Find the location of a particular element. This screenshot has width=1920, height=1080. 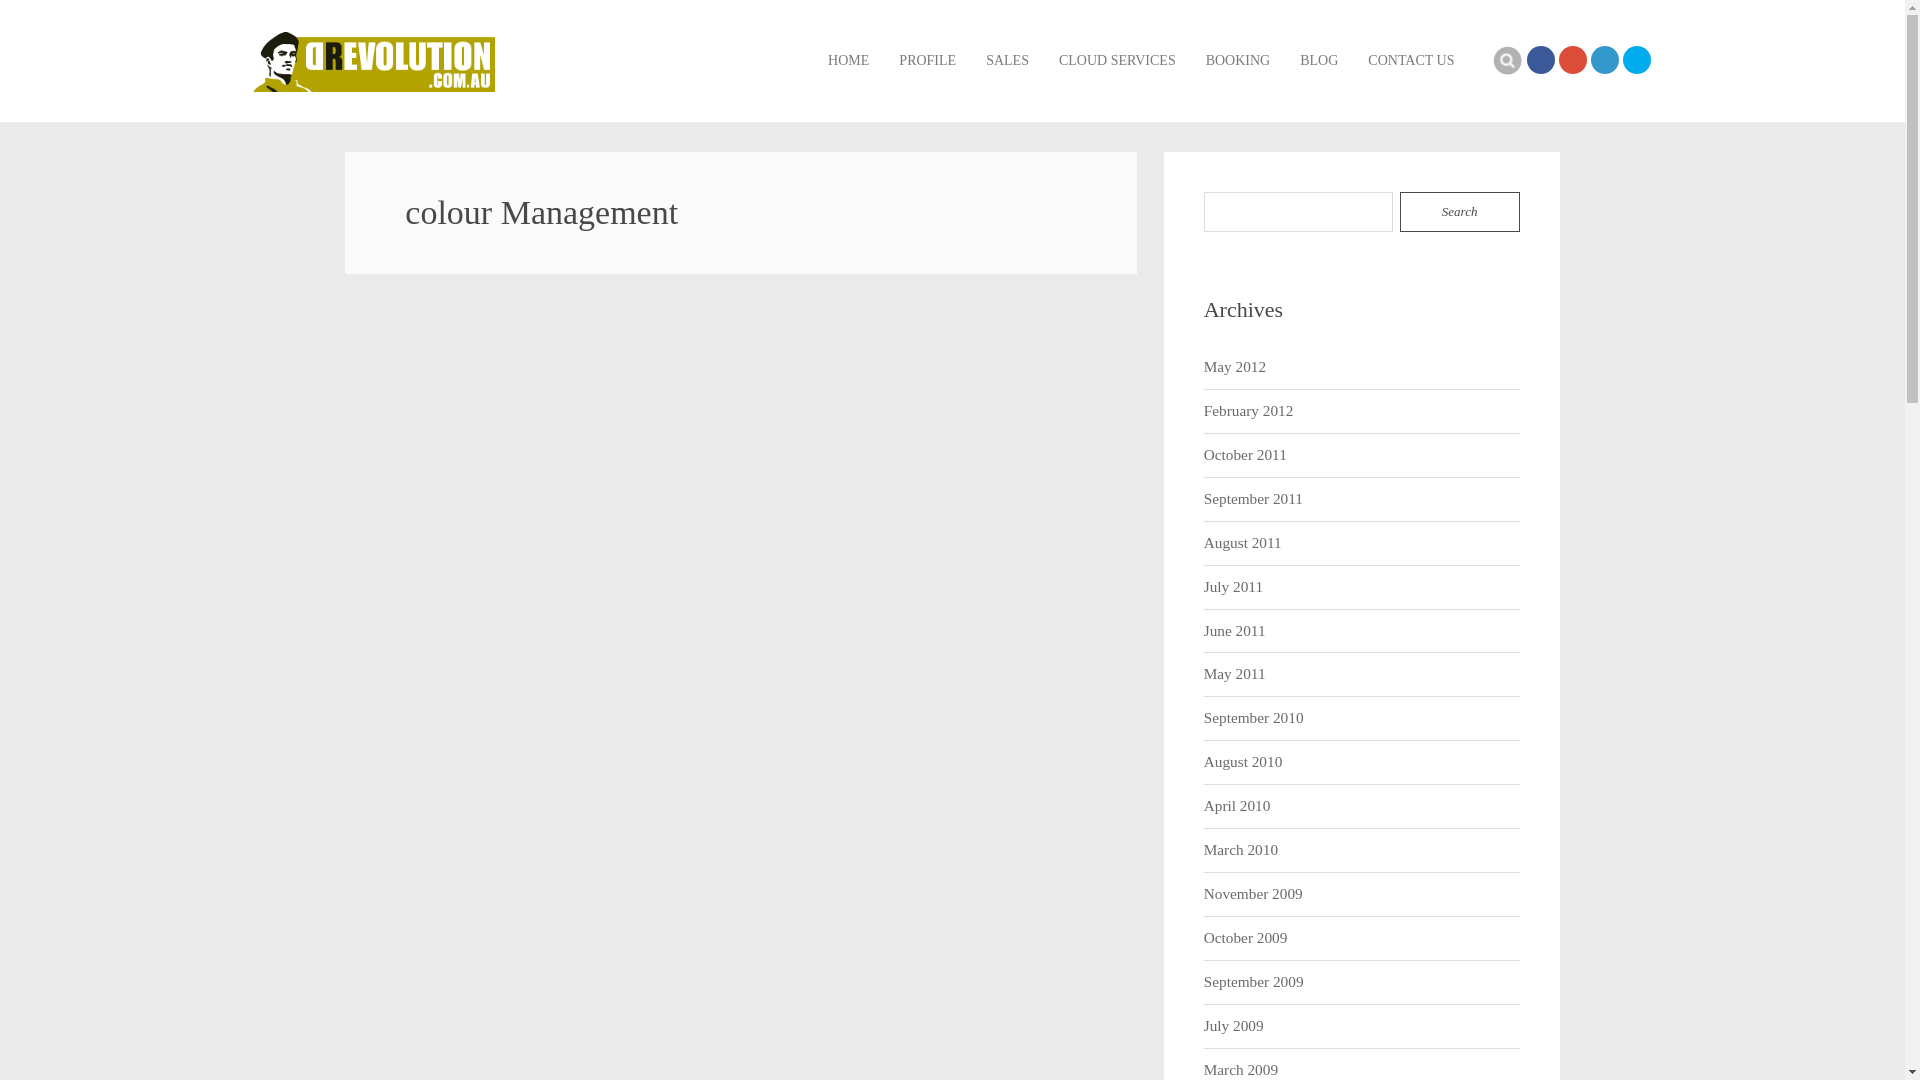

'Skip to content' is located at coordinates (827, 29).